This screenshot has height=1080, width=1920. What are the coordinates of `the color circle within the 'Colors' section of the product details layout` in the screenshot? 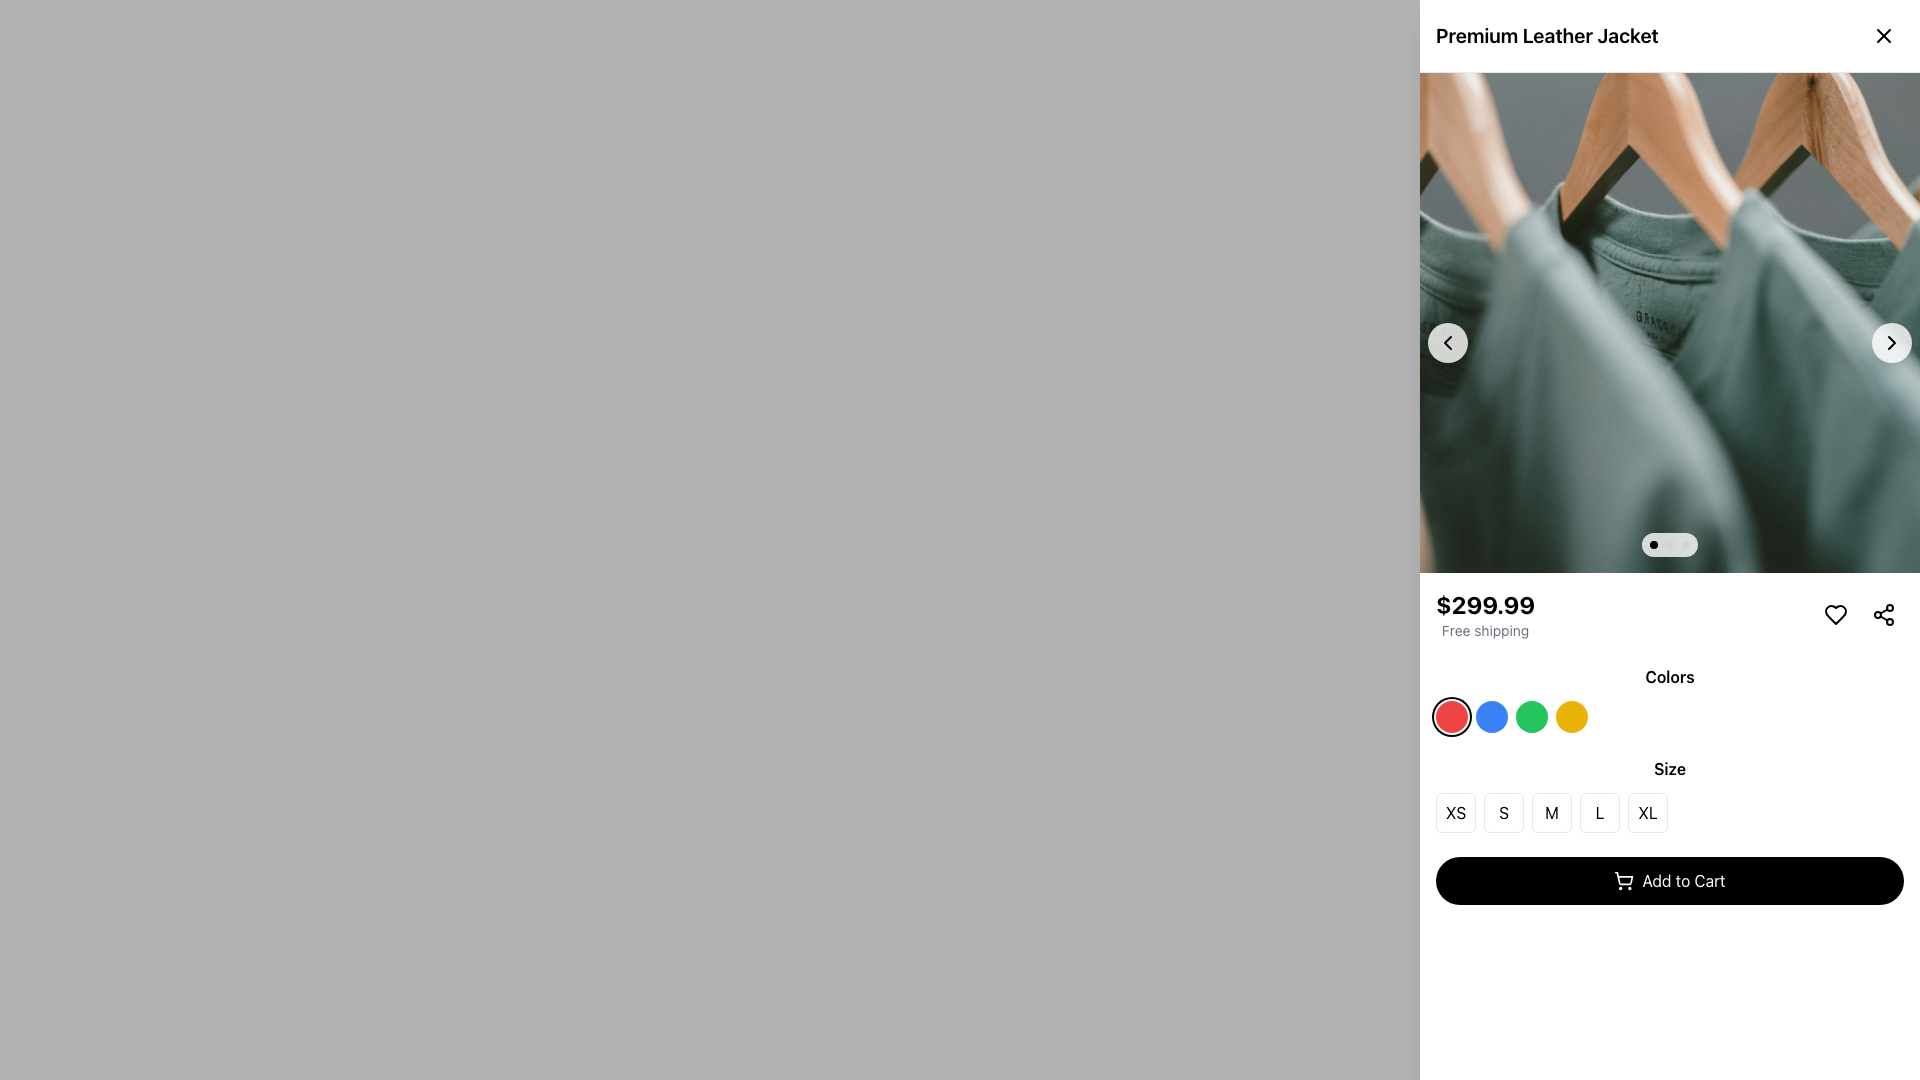 It's located at (1670, 697).